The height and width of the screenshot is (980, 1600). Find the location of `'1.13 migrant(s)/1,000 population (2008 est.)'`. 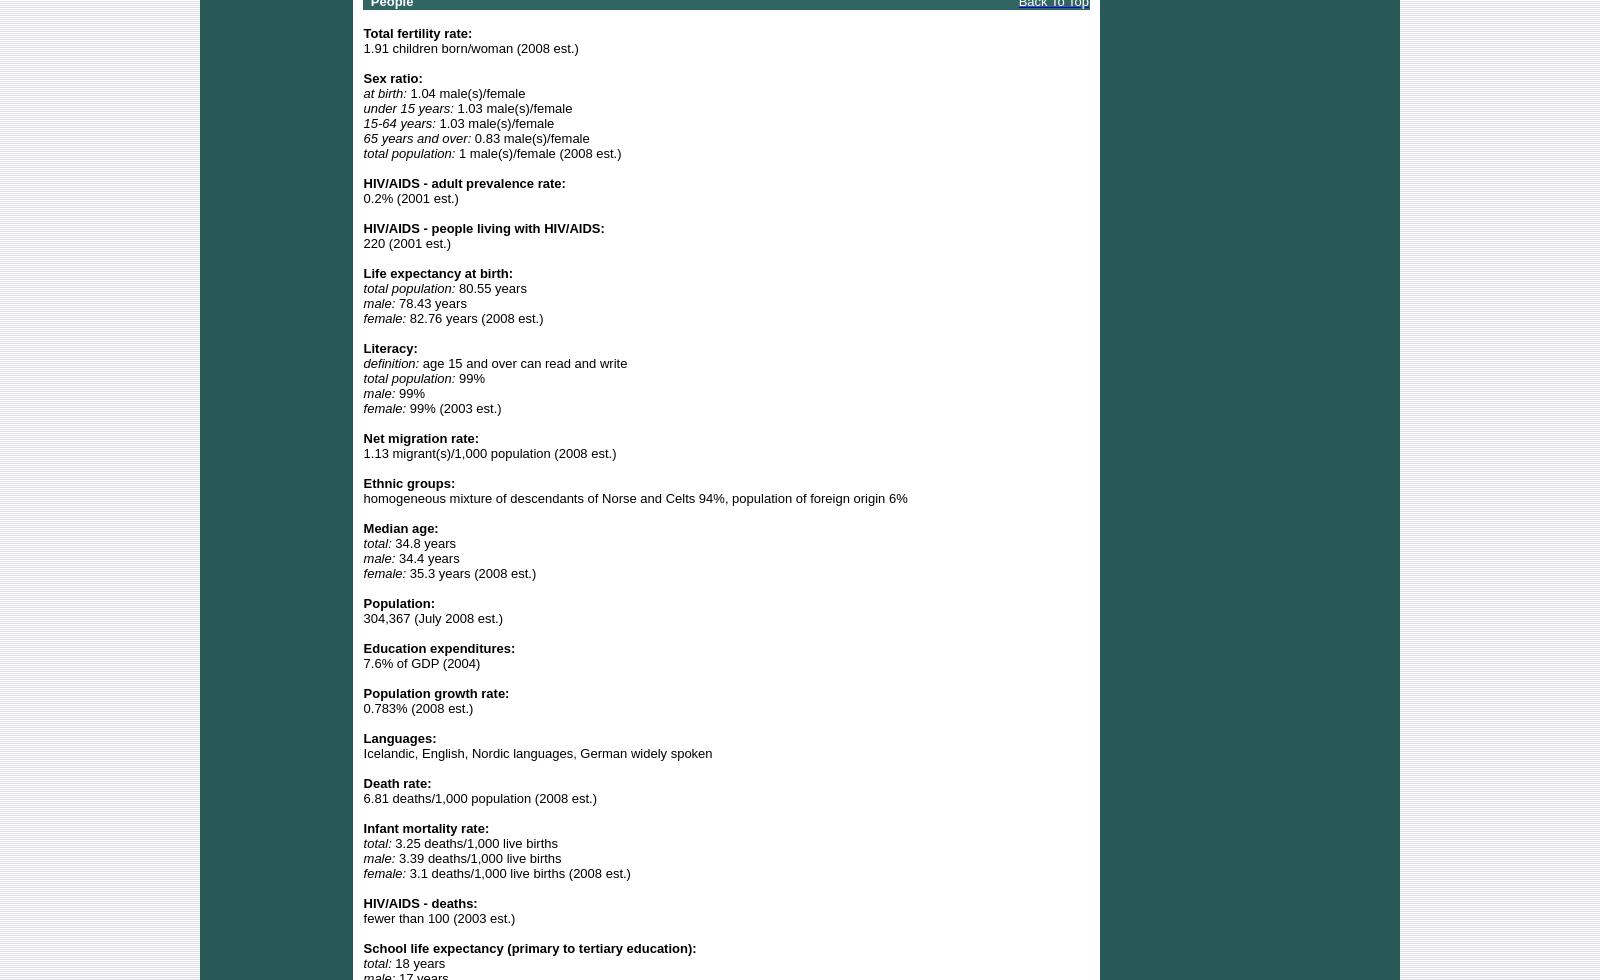

'1.13 migrant(s)/1,000 population (2008 est.)' is located at coordinates (488, 452).